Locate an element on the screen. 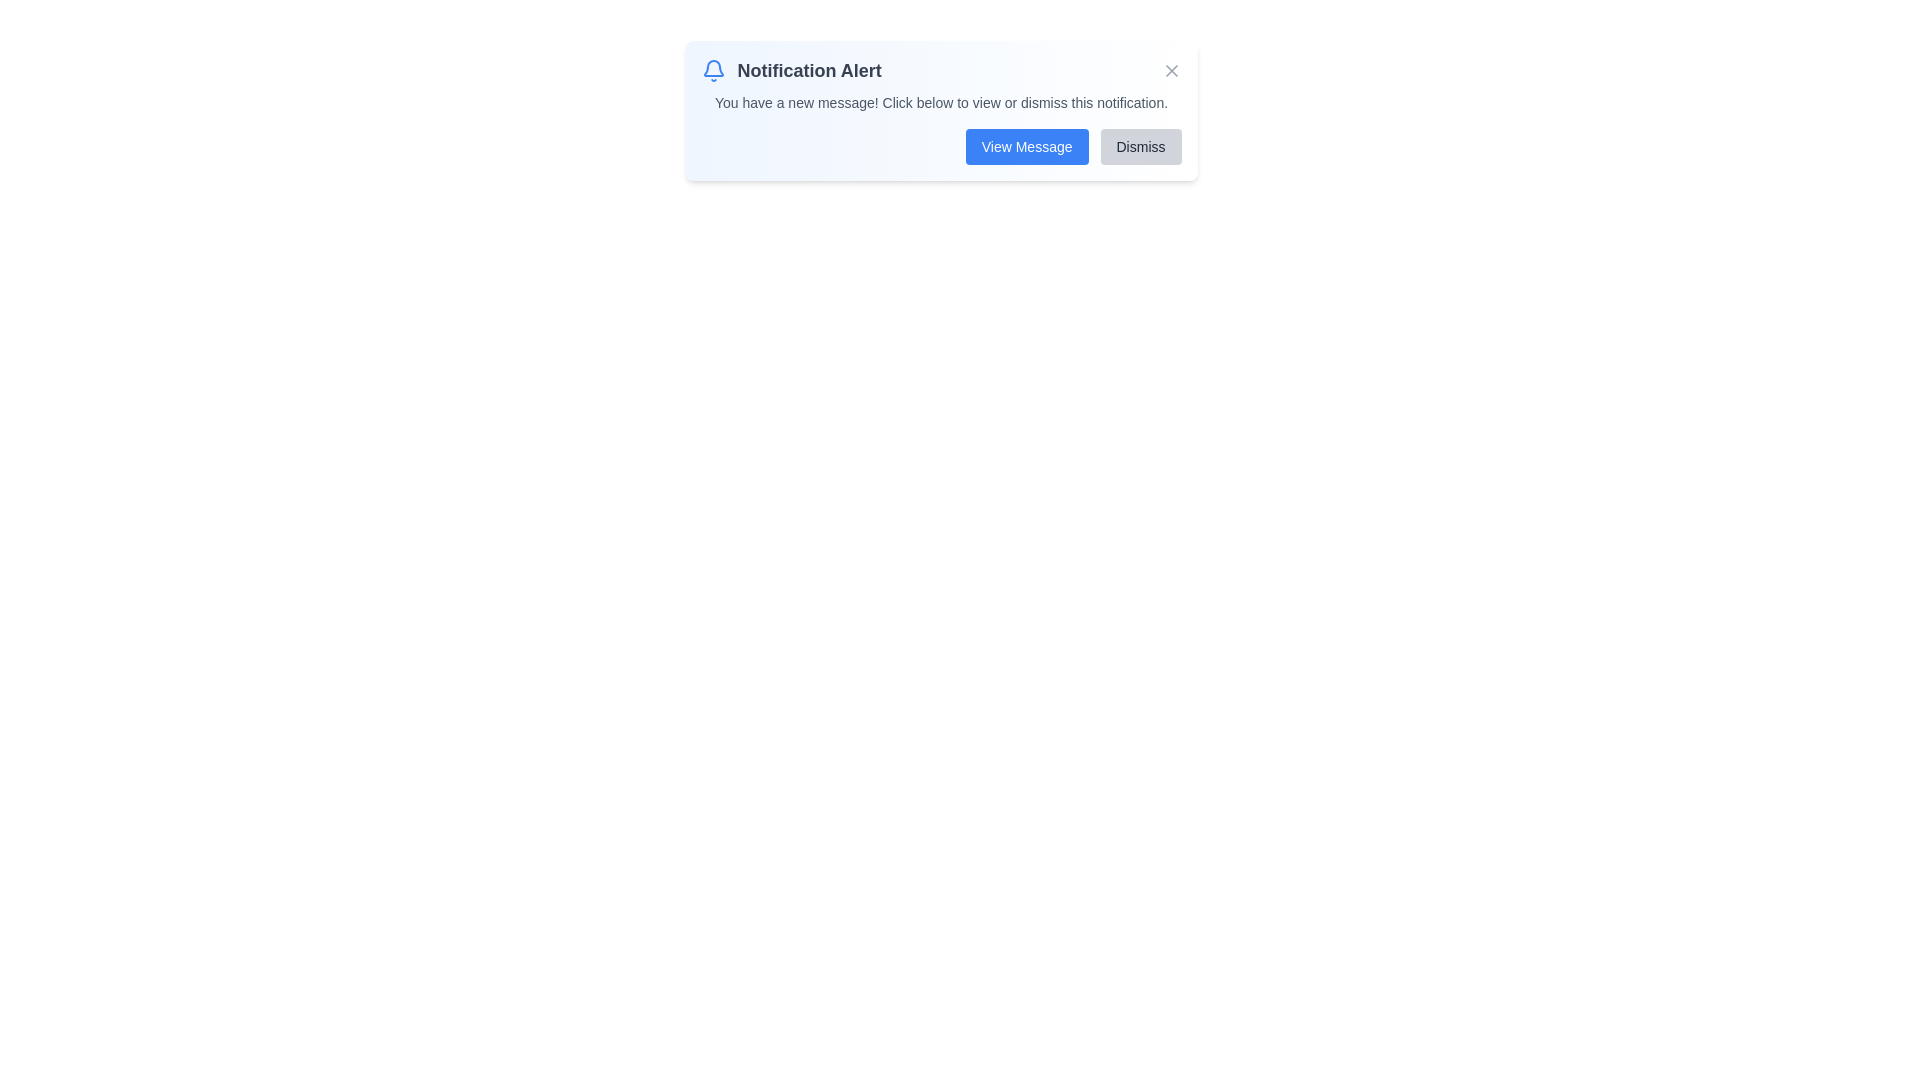 The image size is (1920, 1080). the button labeled View Message to observe its hover effect is located at coordinates (1027, 145).